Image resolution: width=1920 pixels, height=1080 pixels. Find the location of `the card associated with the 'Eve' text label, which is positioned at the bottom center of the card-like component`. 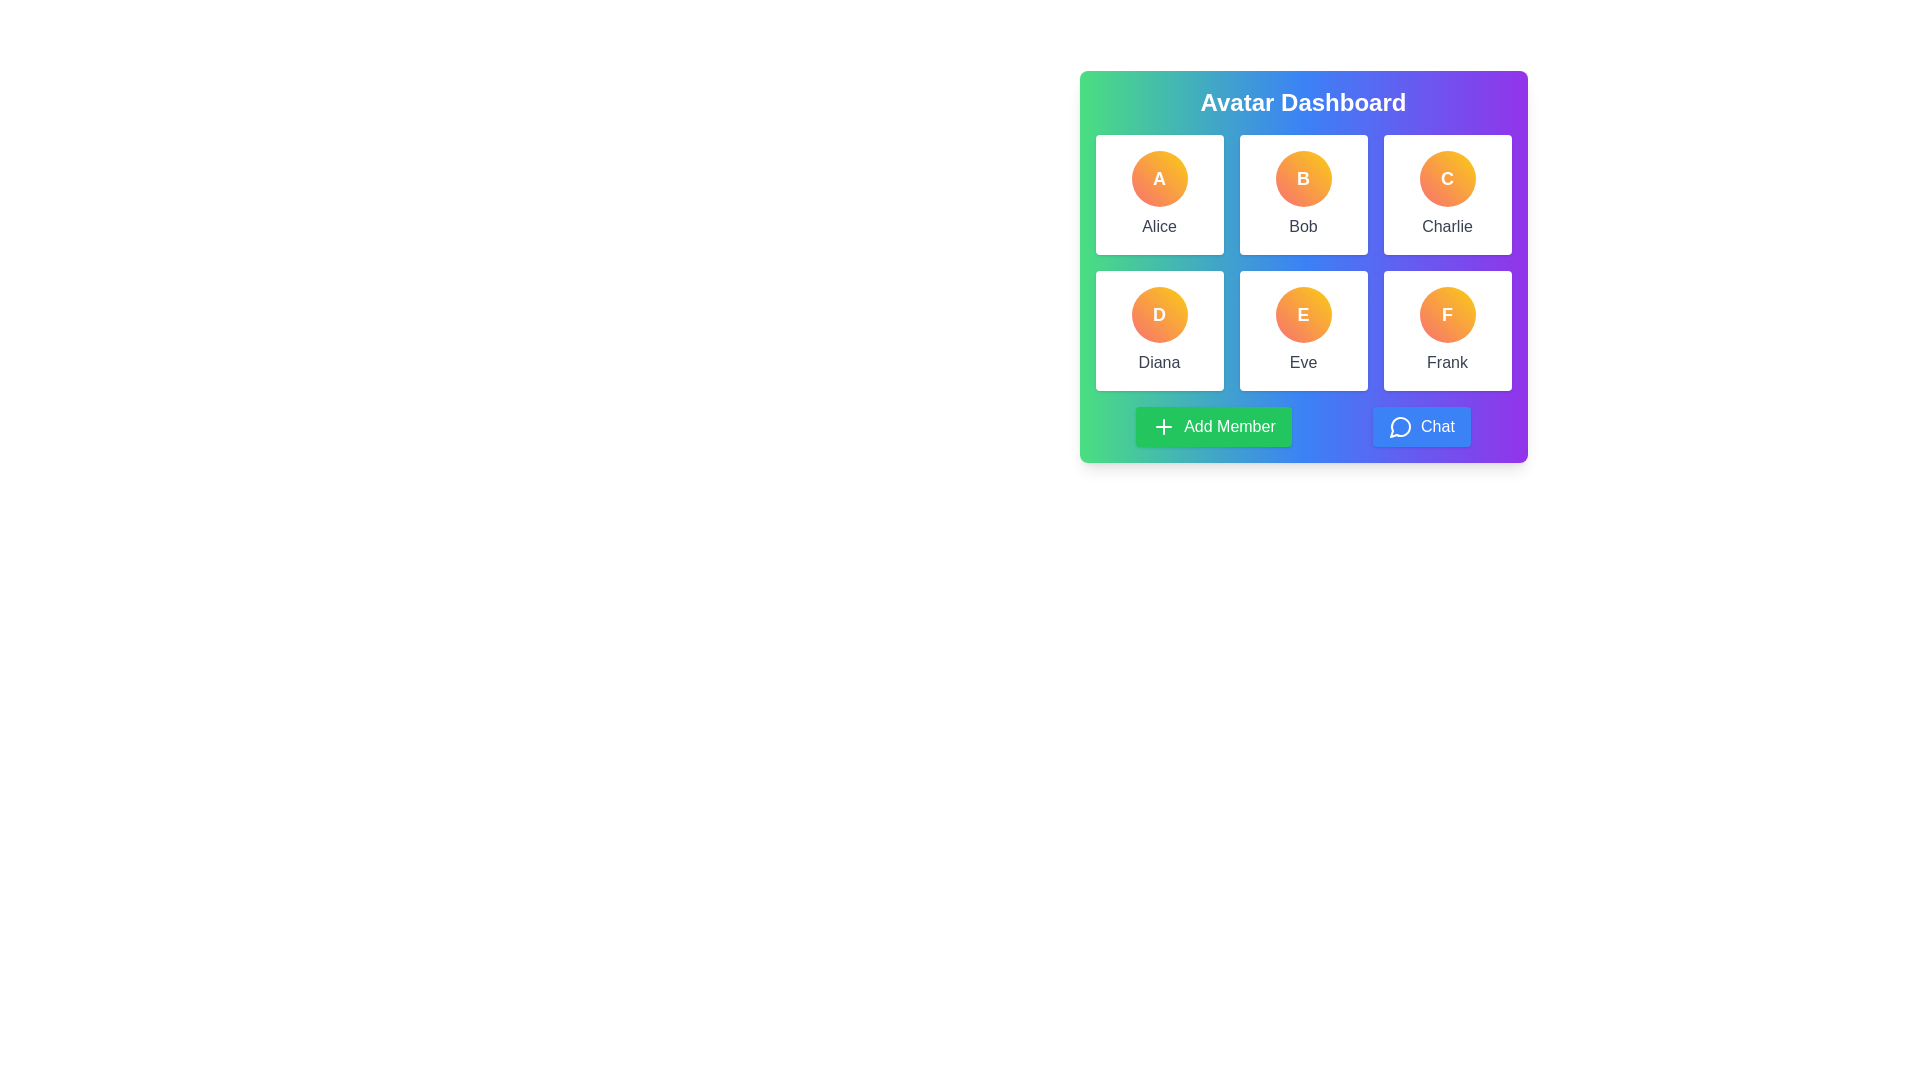

the card associated with the 'Eve' text label, which is positioned at the bottom center of the card-like component is located at coordinates (1303, 362).